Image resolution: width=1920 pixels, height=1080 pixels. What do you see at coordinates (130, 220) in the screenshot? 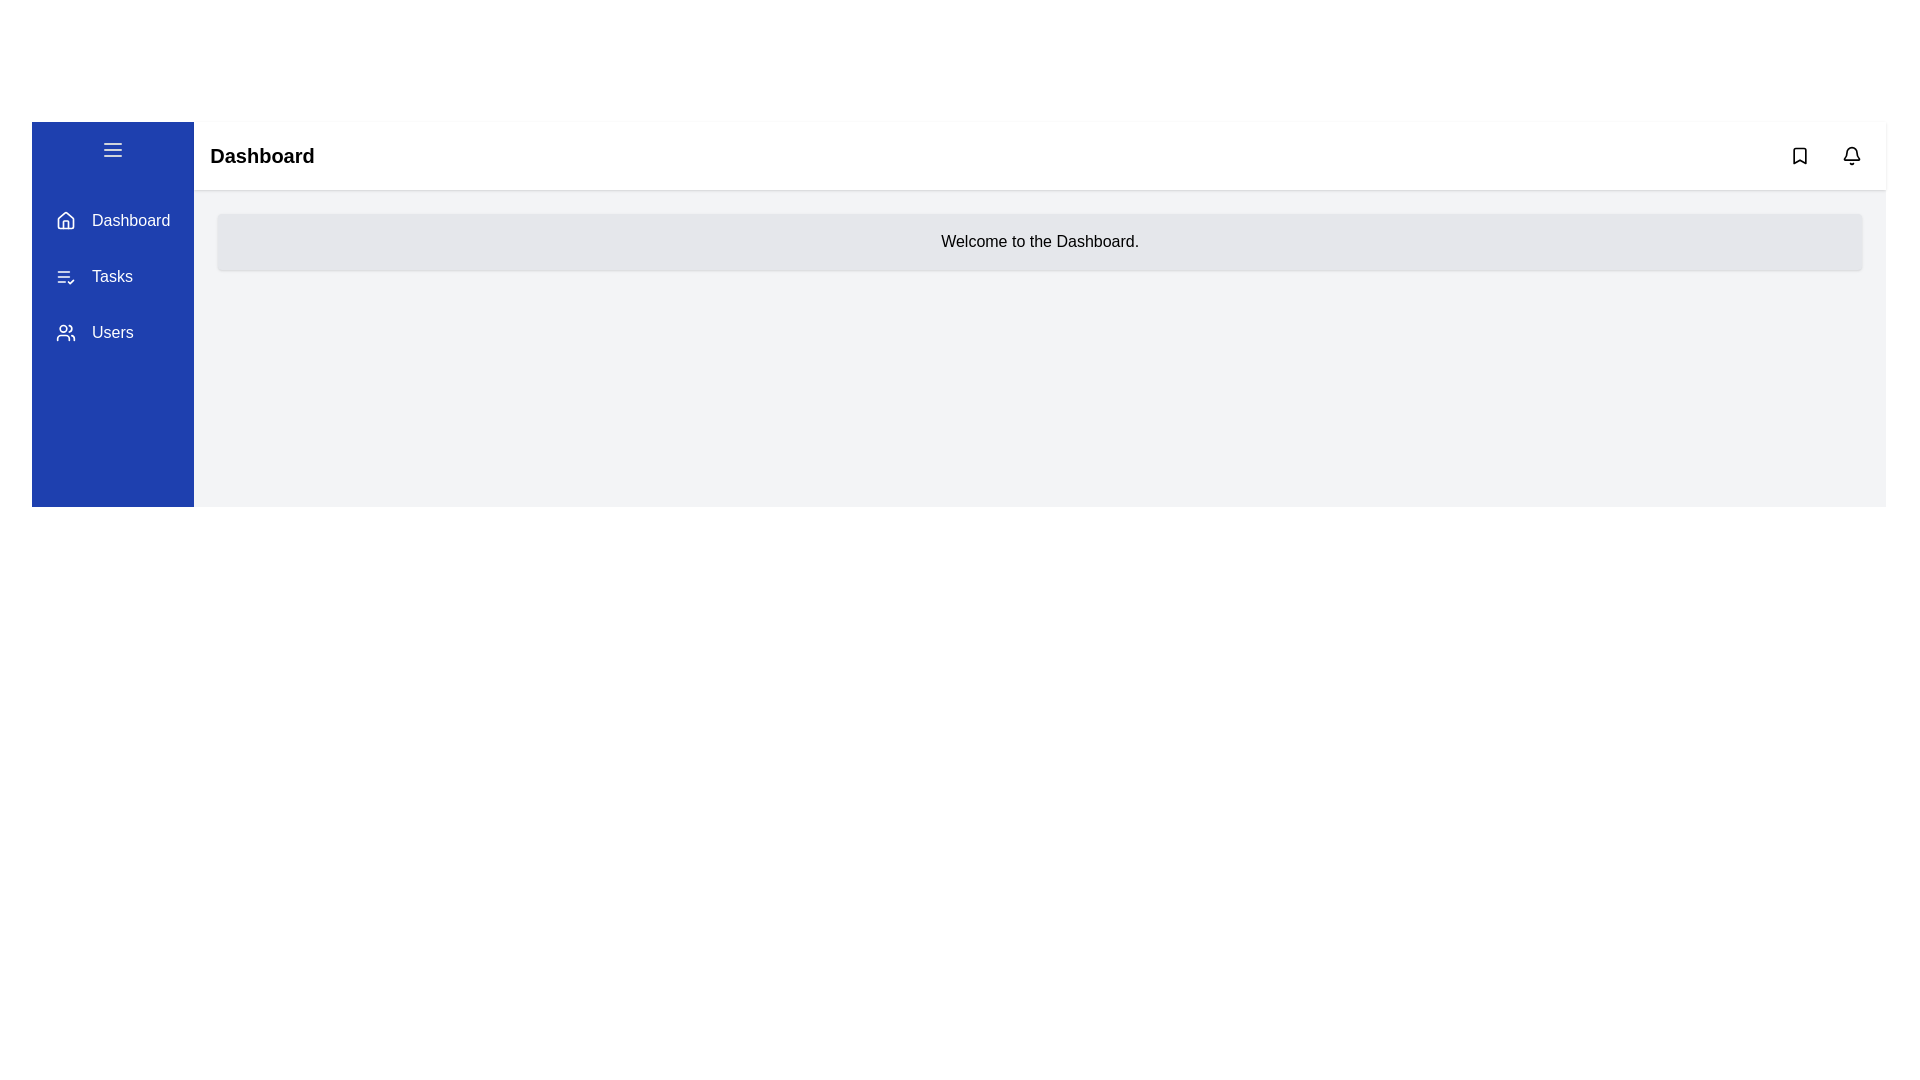
I see `the 'Dashboard' text label in the navigation menu, which is the first item next to the house icon` at bounding box center [130, 220].